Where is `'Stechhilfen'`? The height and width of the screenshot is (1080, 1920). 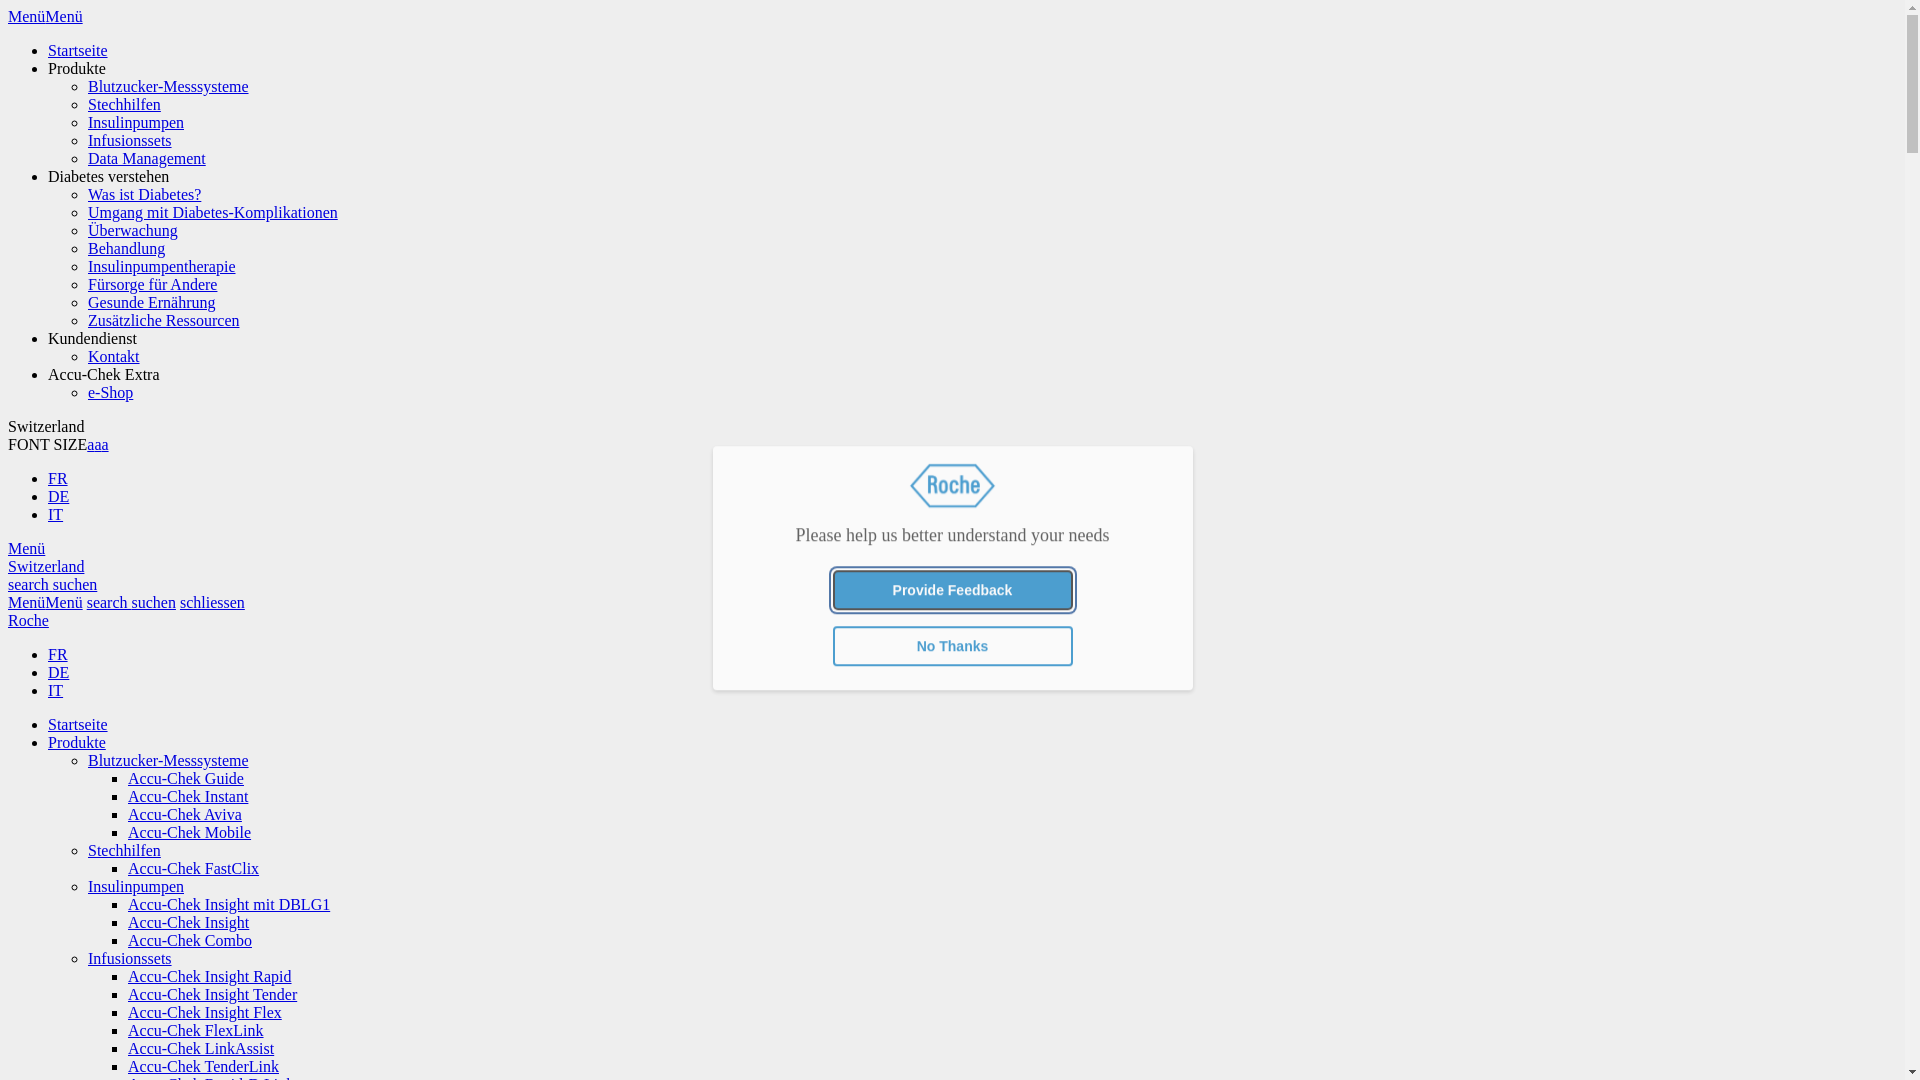
'Stechhilfen' is located at coordinates (123, 104).